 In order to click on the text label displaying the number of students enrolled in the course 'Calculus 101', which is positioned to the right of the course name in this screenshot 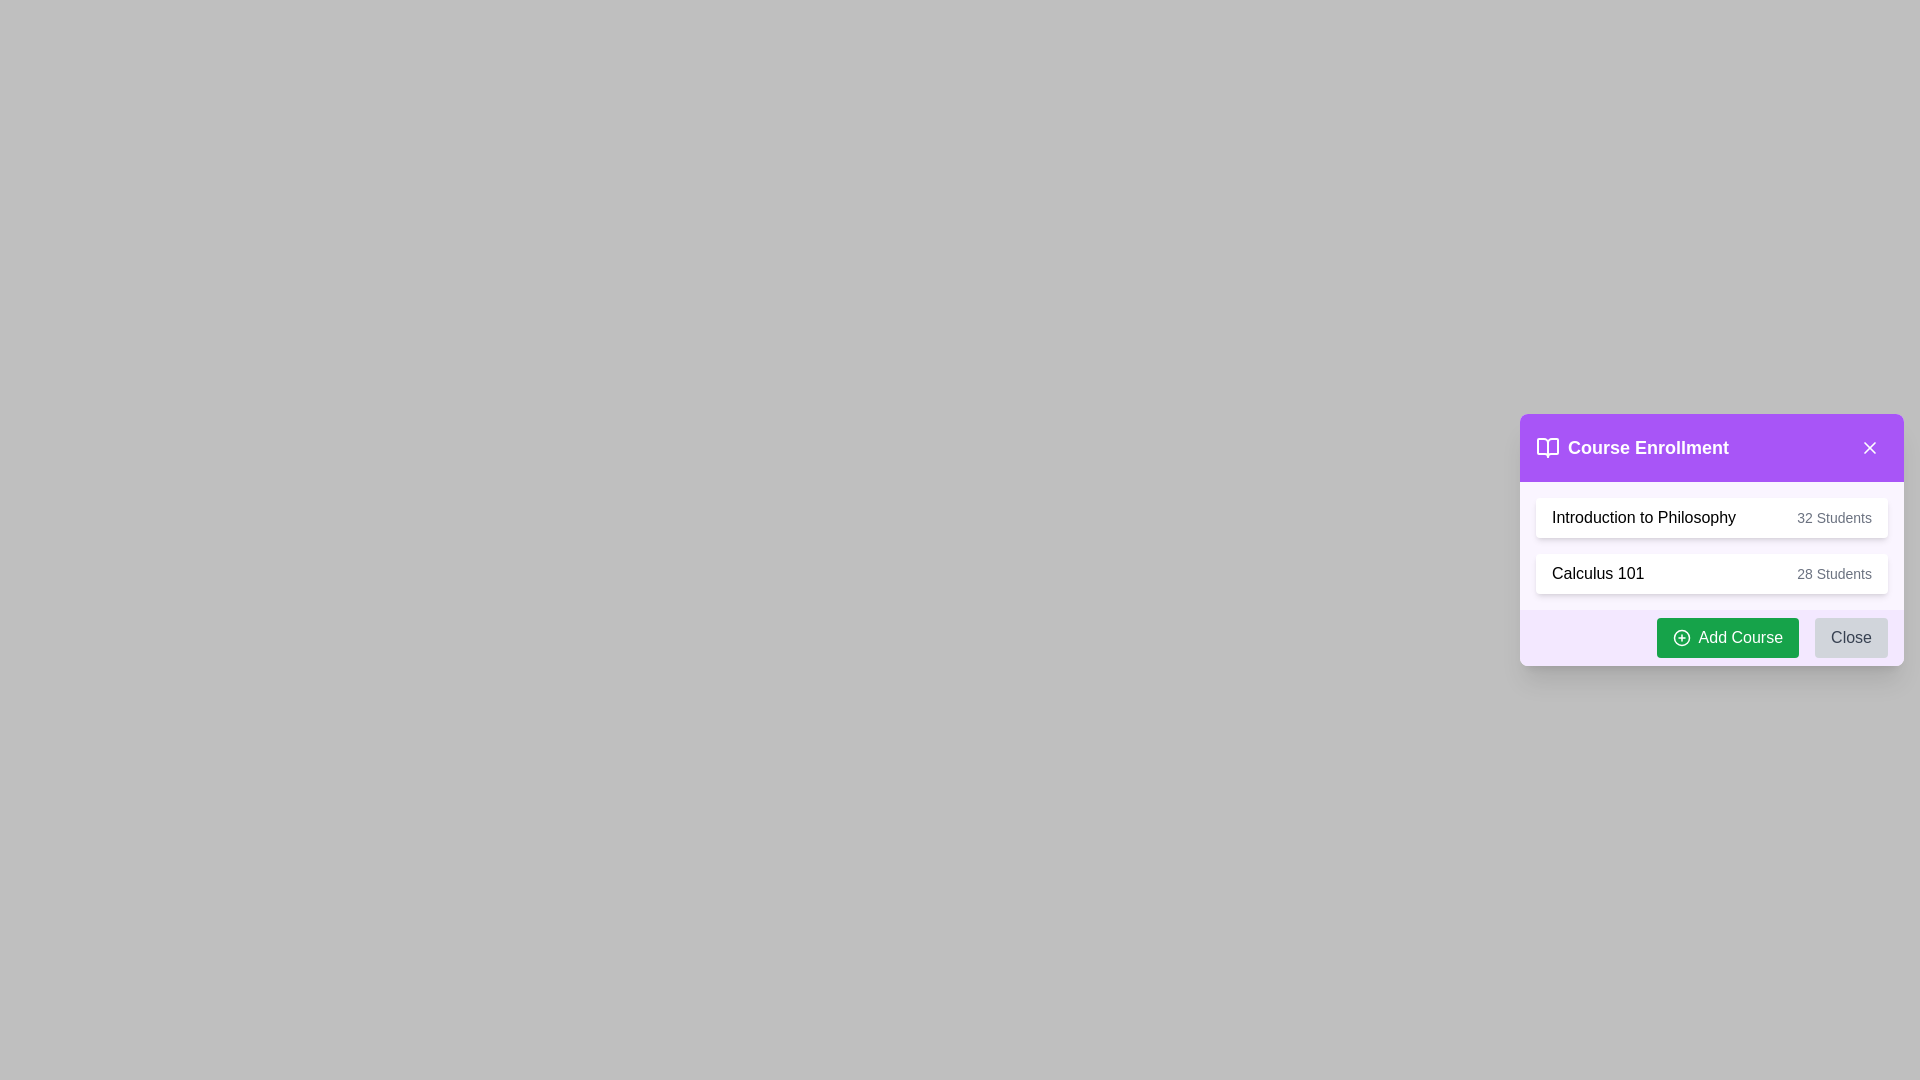, I will do `click(1834, 574)`.